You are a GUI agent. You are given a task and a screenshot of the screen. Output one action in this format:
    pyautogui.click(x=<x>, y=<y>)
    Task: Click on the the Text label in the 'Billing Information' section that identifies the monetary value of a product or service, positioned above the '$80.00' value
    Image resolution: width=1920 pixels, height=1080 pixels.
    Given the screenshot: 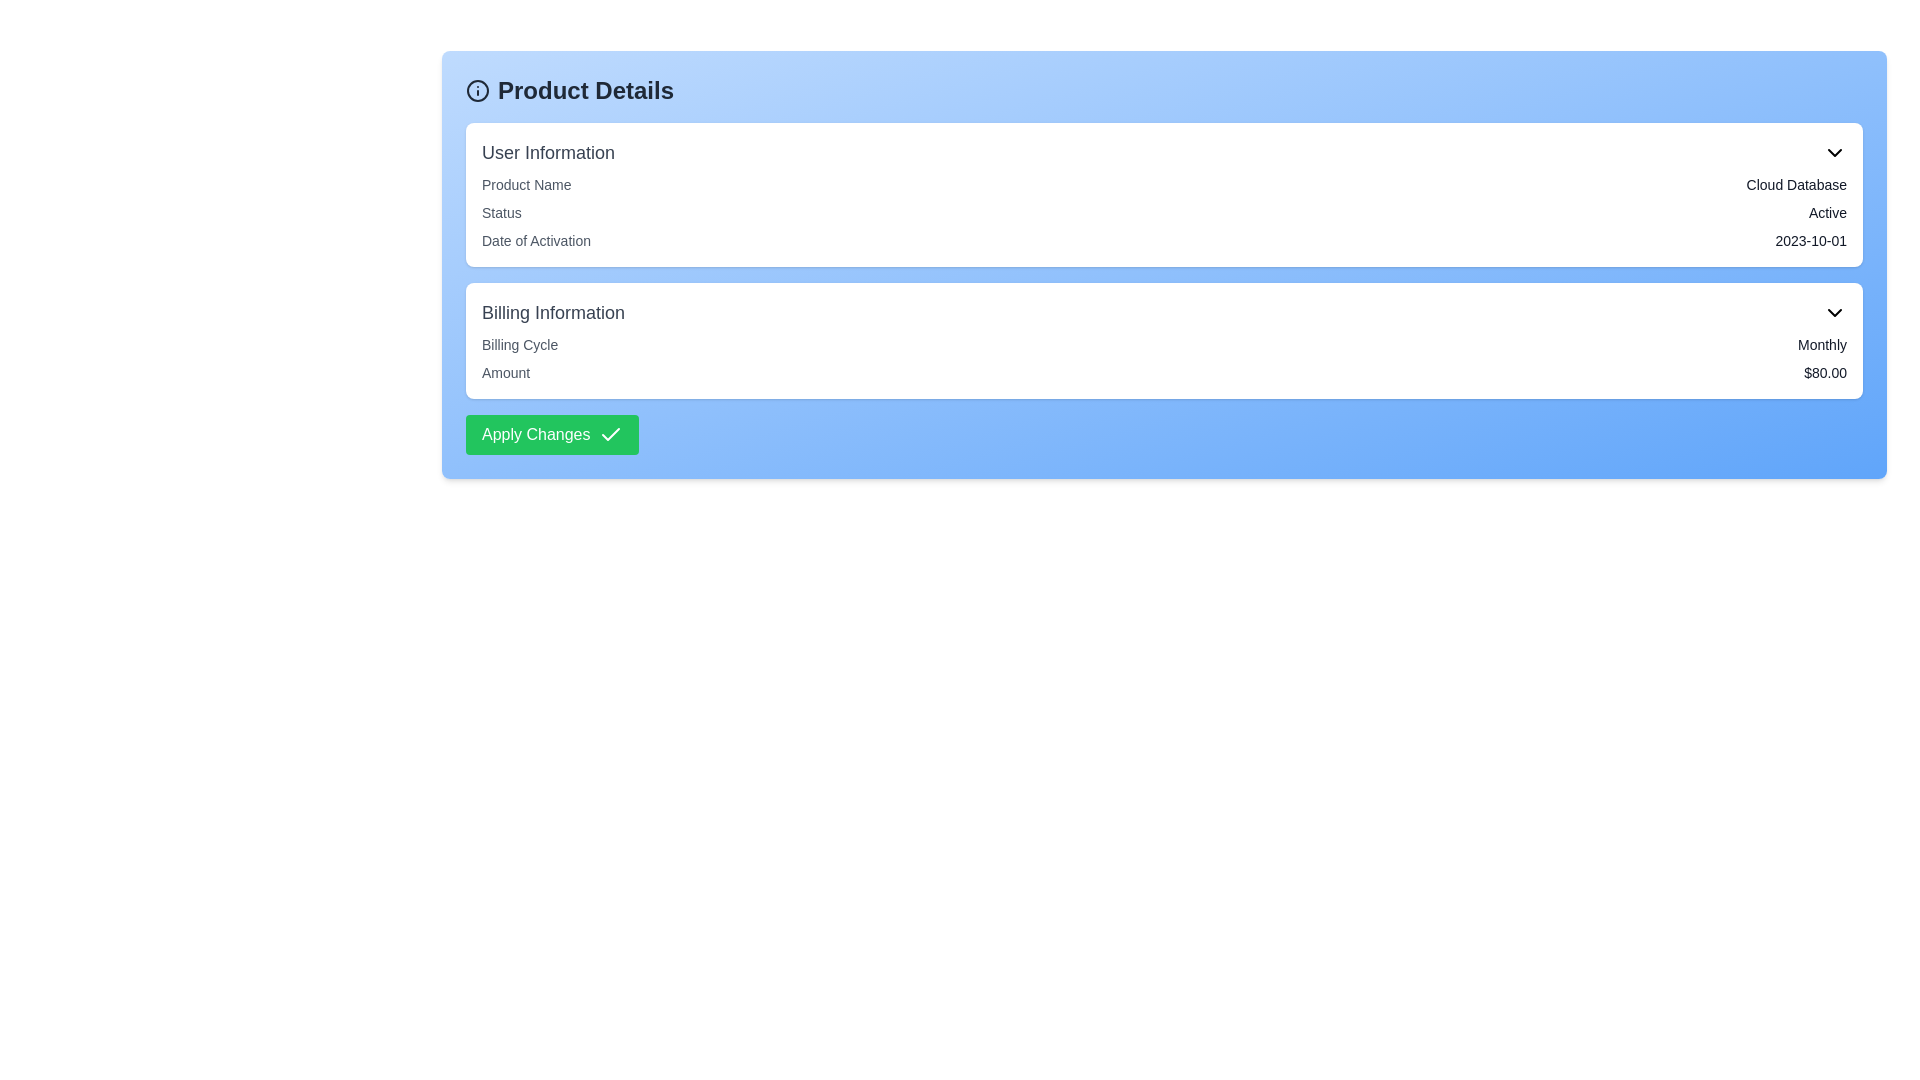 What is the action you would take?
    pyautogui.click(x=506, y=373)
    